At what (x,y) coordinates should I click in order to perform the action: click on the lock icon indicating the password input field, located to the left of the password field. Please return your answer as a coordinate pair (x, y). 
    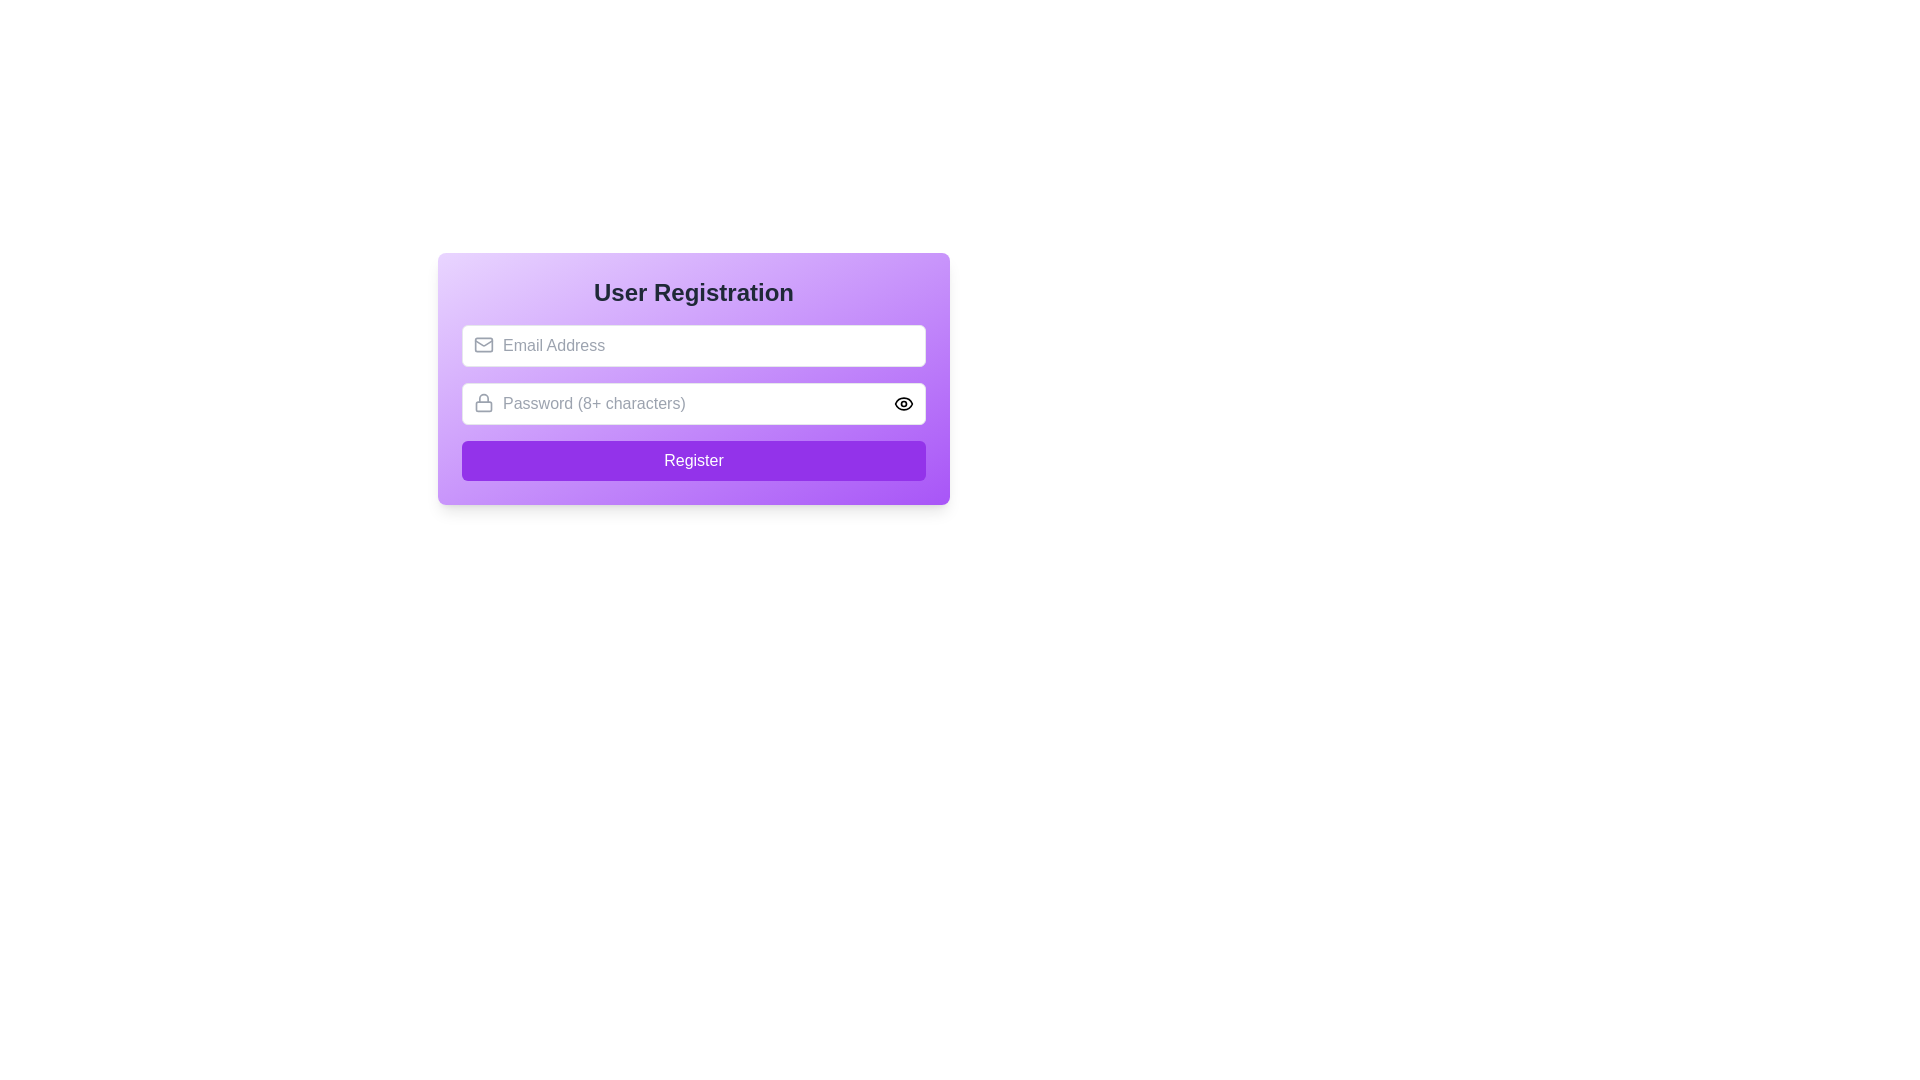
    Looking at the image, I should click on (484, 402).